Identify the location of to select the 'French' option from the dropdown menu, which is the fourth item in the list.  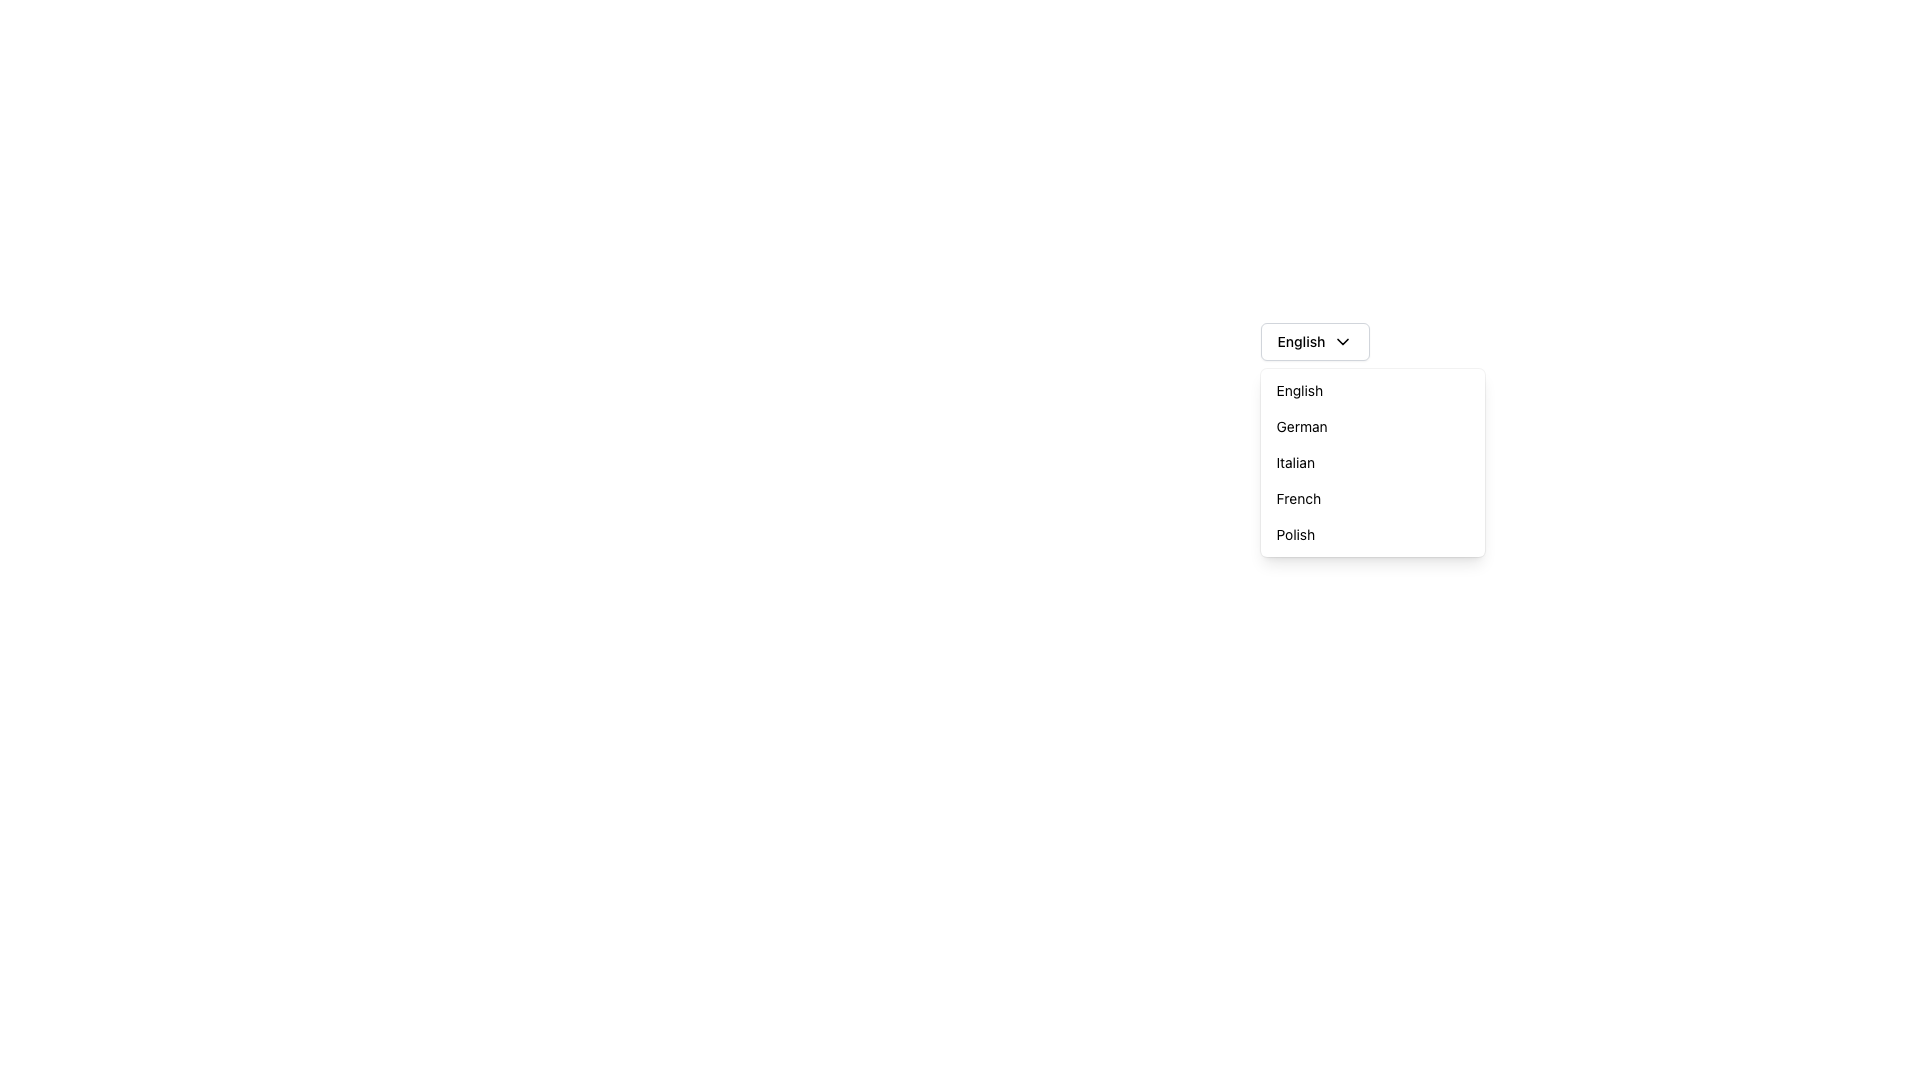
(1371, 497).